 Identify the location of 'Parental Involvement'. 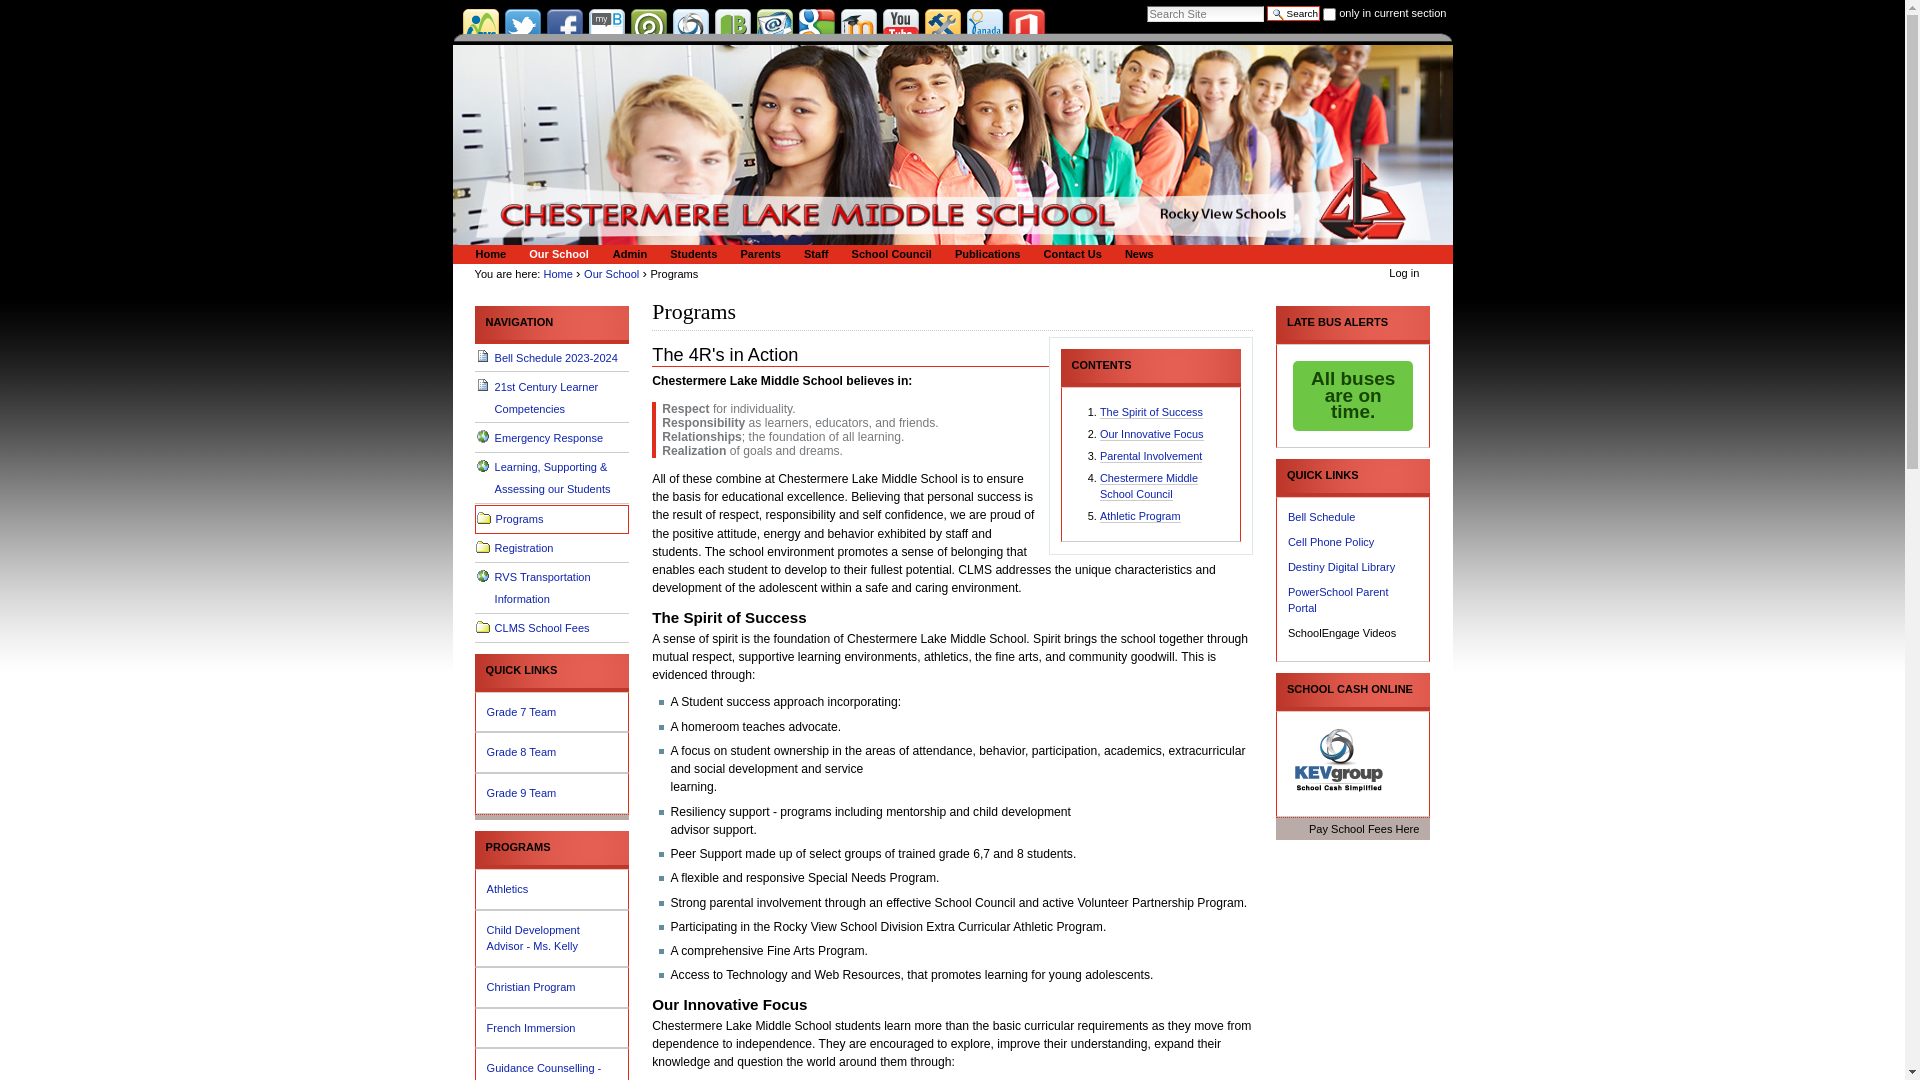
(1151, 456).